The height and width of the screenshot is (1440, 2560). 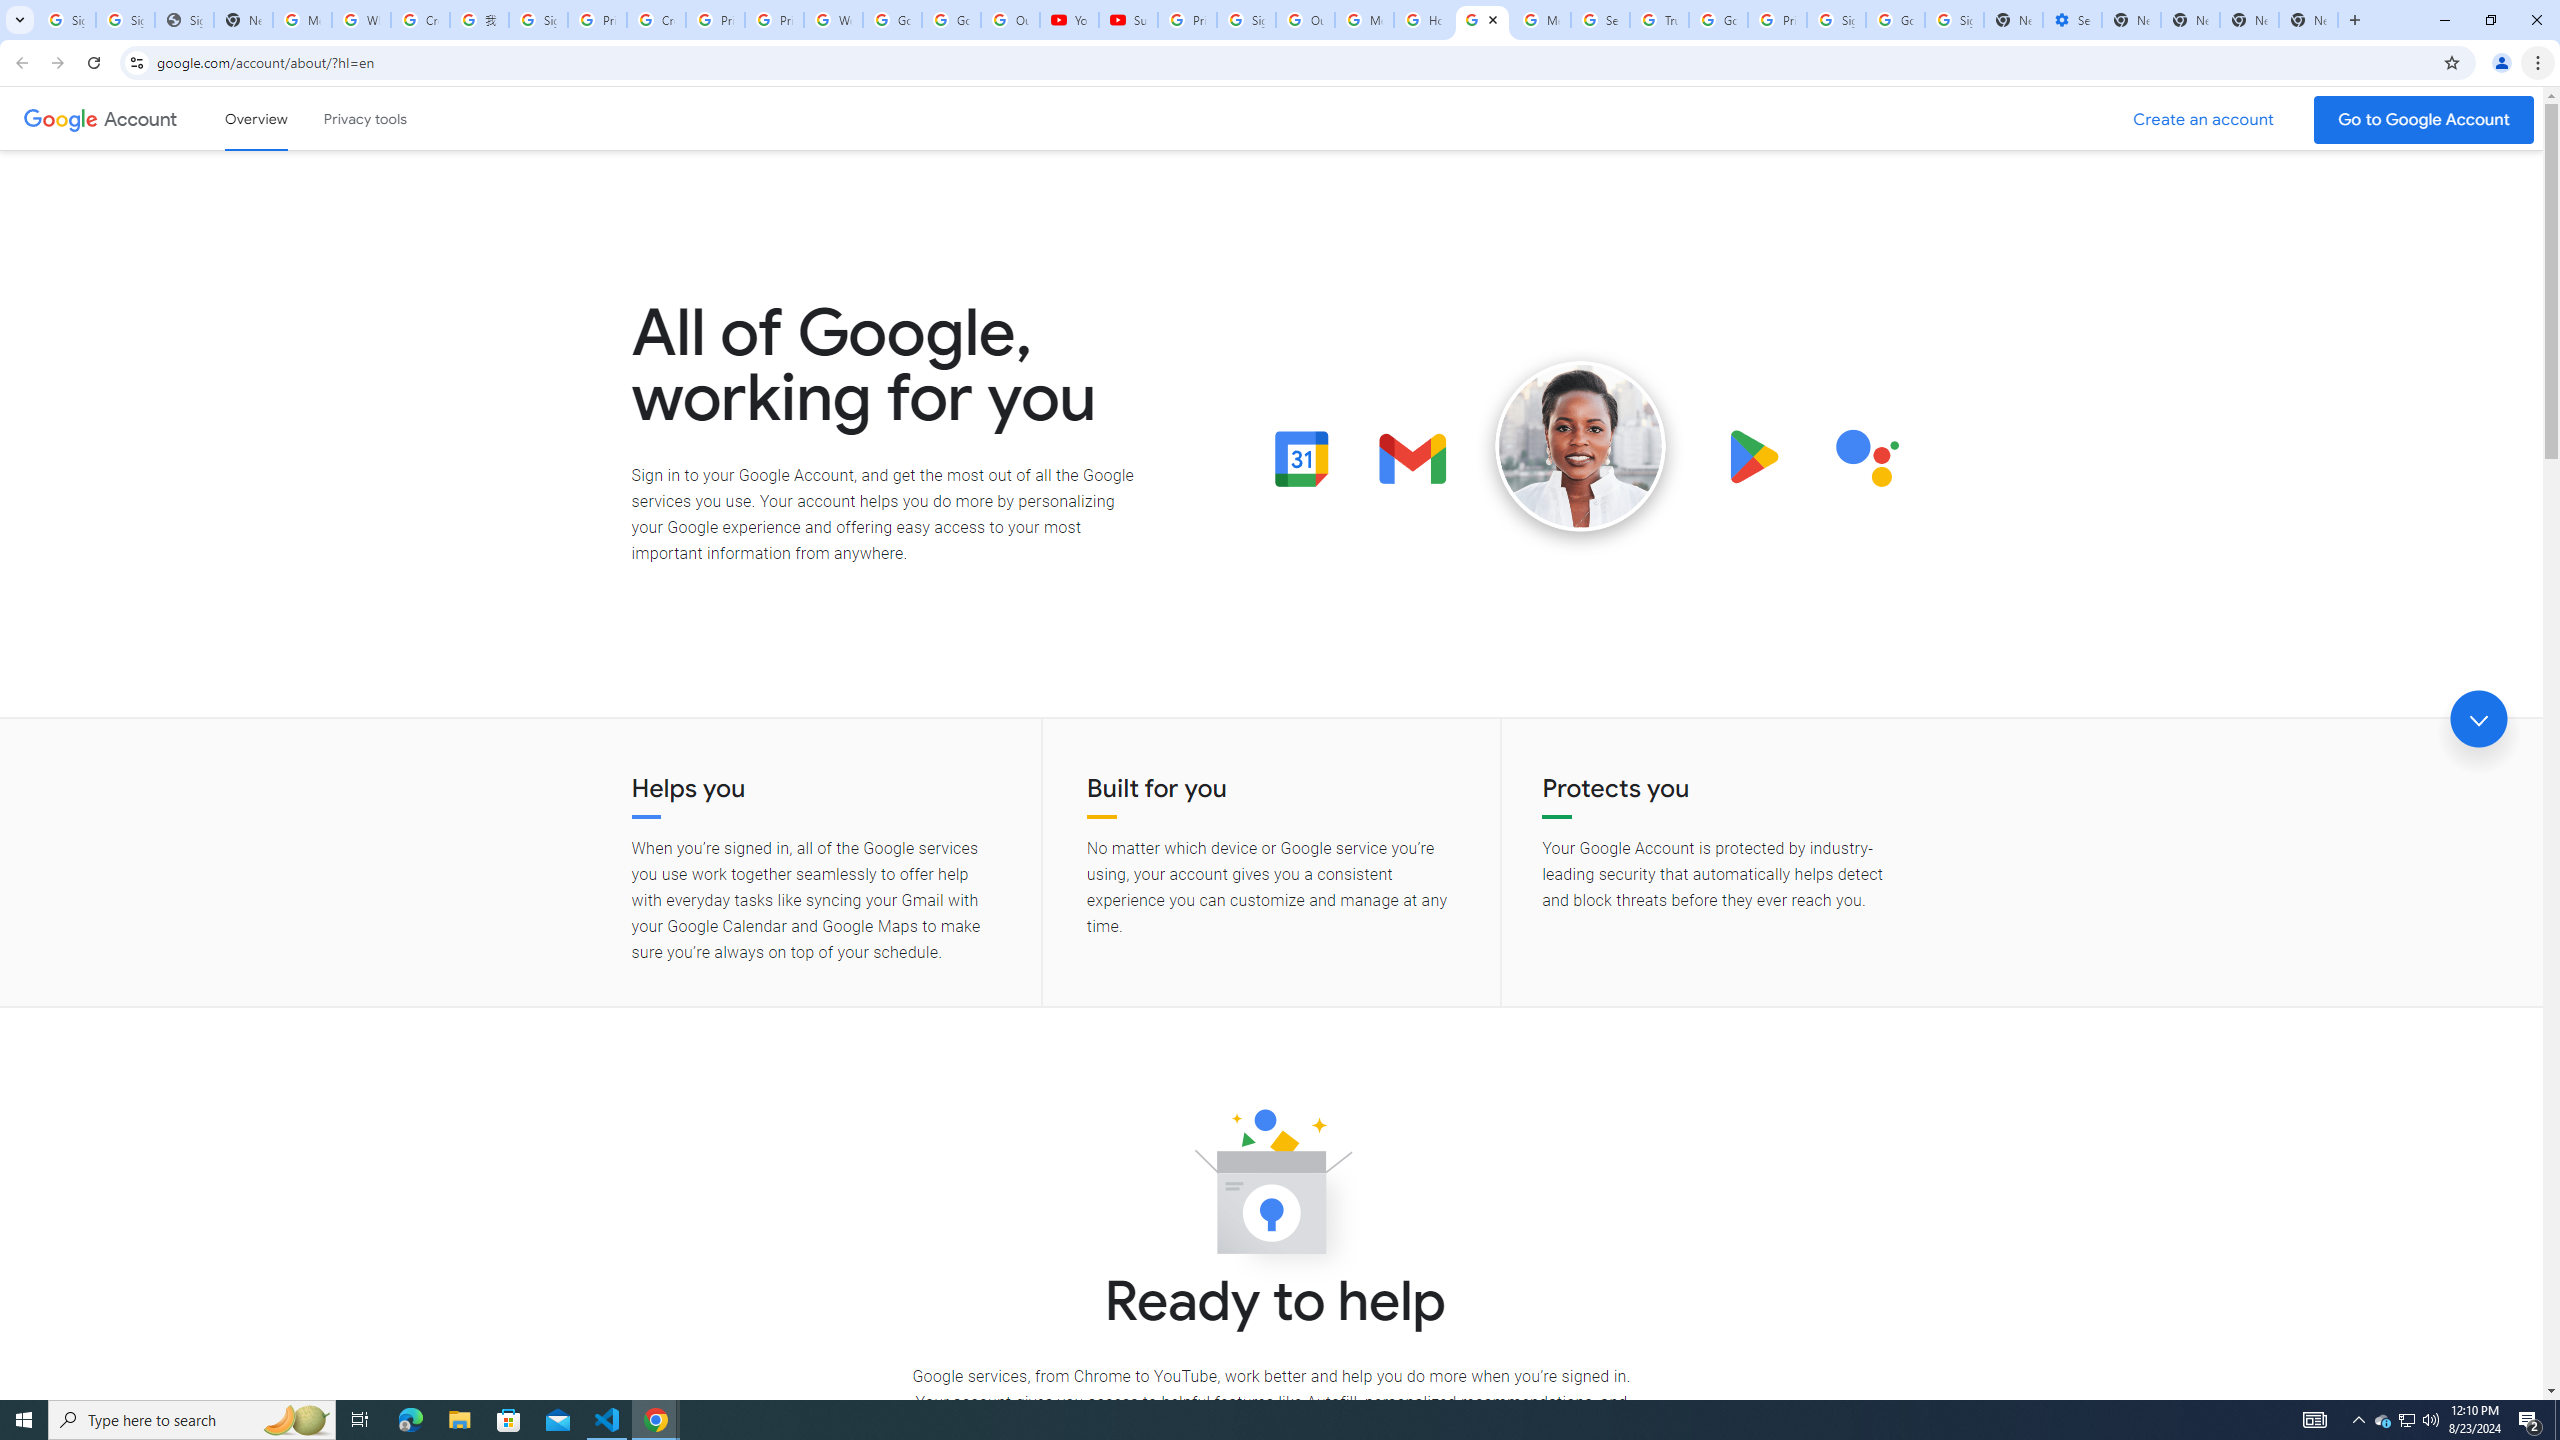 What do you see at coordinates (2424, 119) in the screenshot?
I see `'Go to your Google Account'` at bounding box center [2424, 119].